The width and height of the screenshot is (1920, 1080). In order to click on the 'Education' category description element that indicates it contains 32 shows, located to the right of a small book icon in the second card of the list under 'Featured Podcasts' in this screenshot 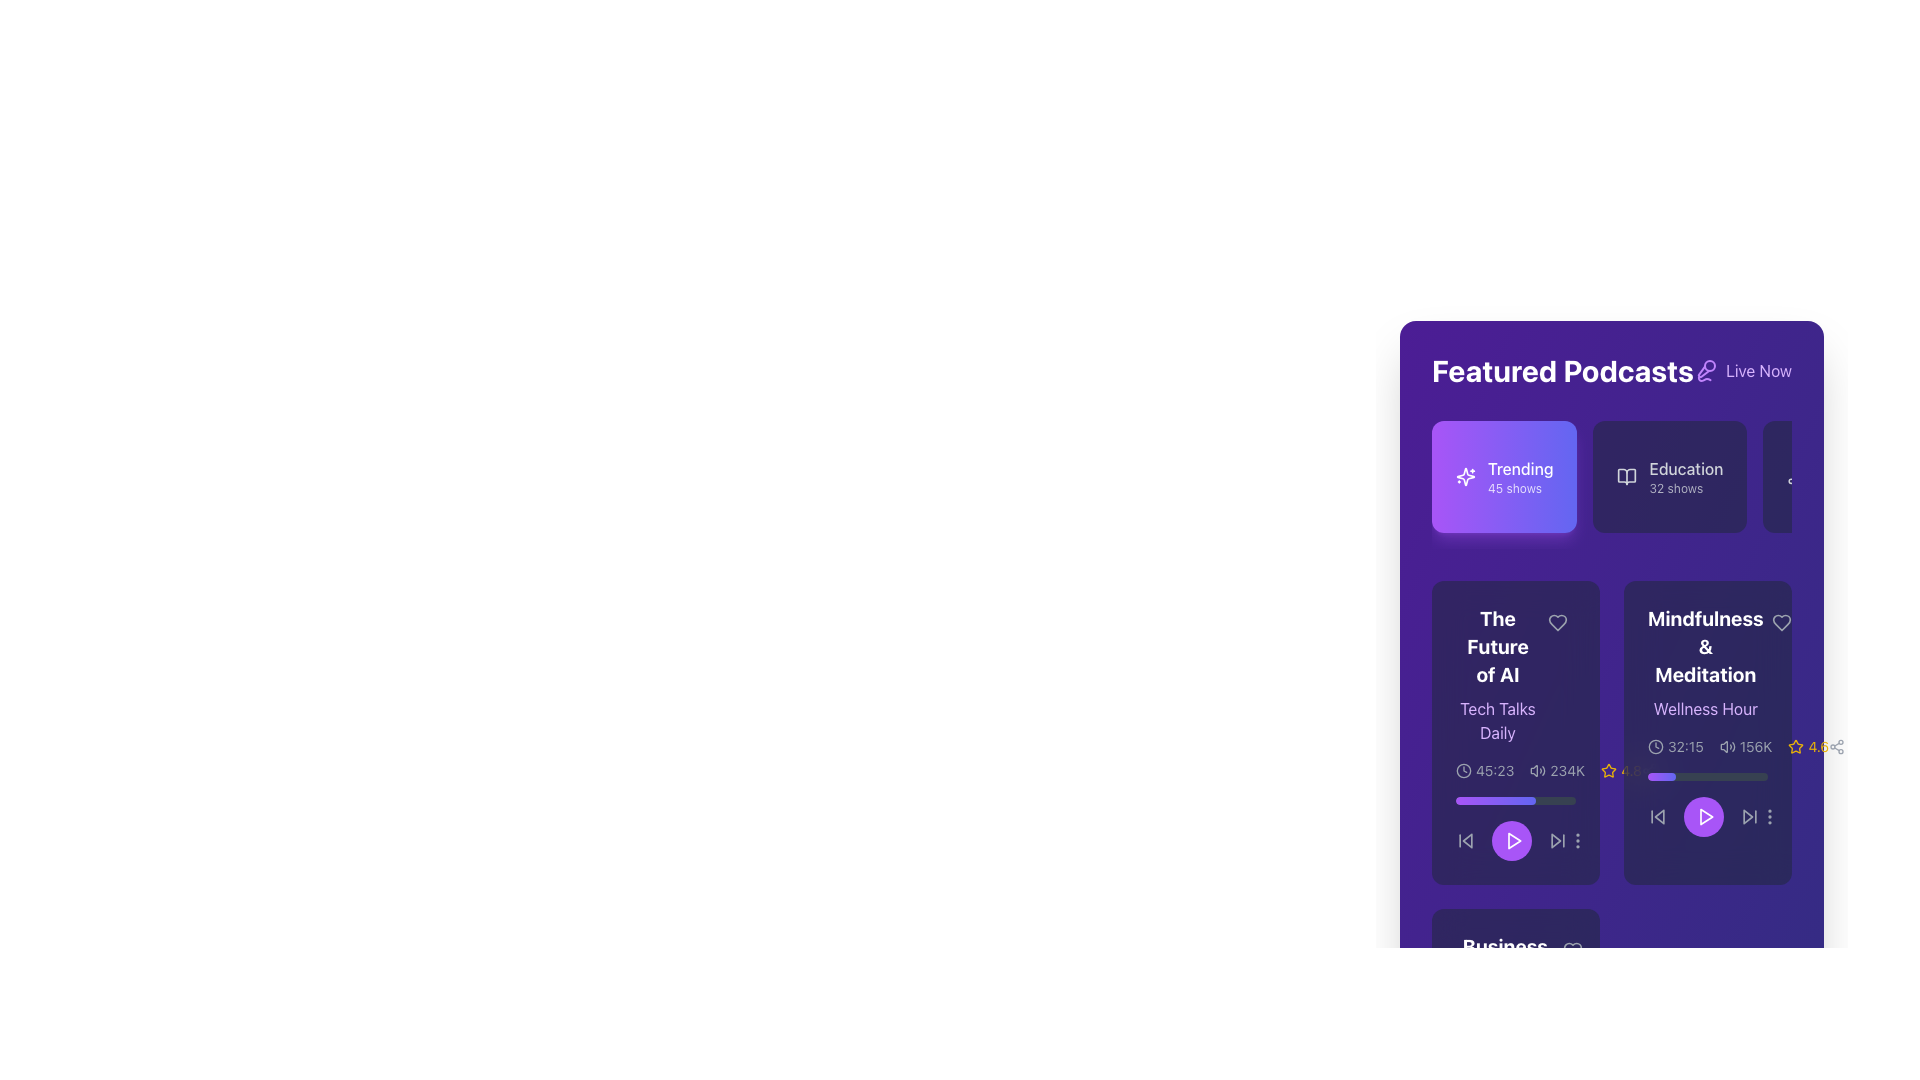, I will do `click(1685, 477)`.